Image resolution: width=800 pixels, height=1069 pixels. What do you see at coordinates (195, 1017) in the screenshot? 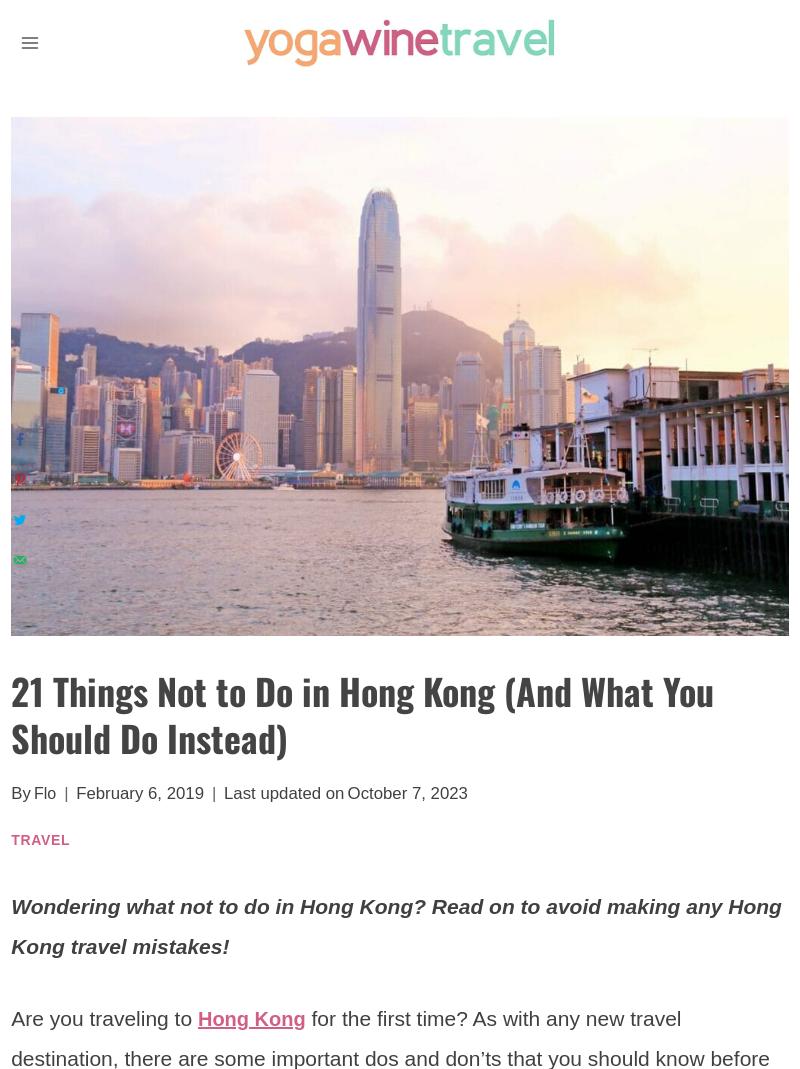
I see `'Hong Kong'` at bounding box center [195, 1017].